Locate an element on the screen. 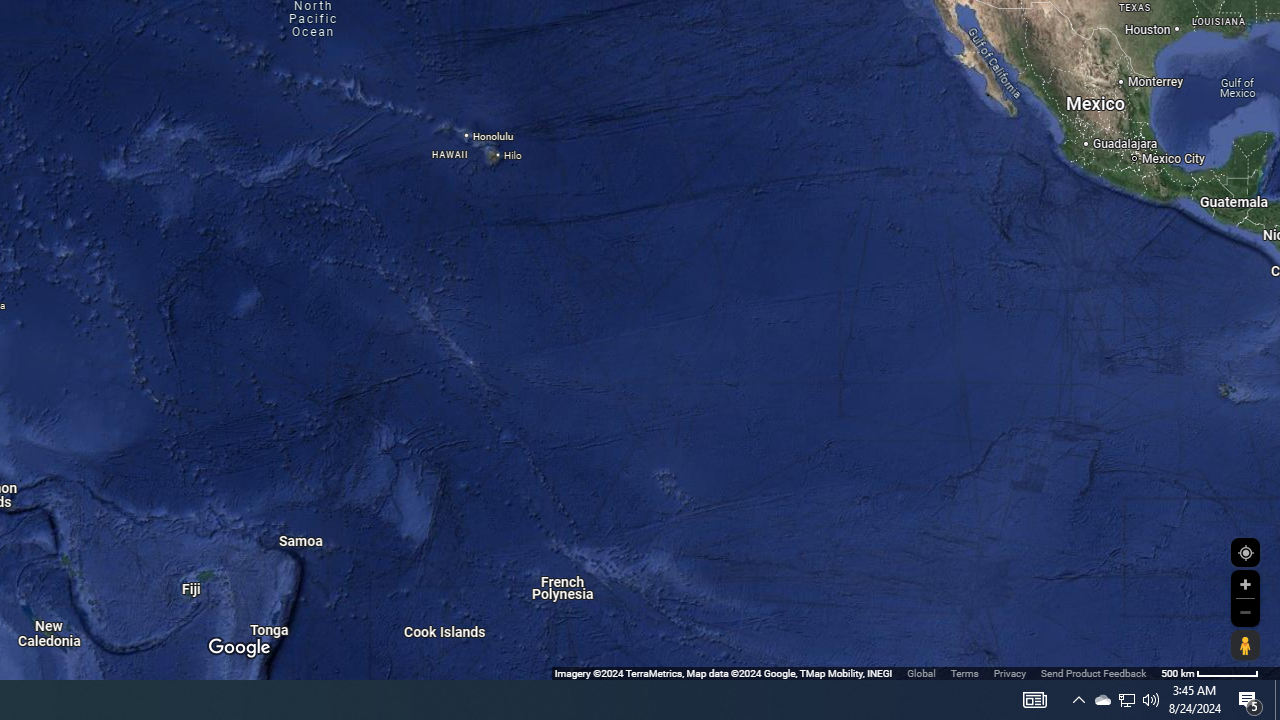 This screenshot has height=720, width=1280. 'Terms' is located at coordinates (964, 673).